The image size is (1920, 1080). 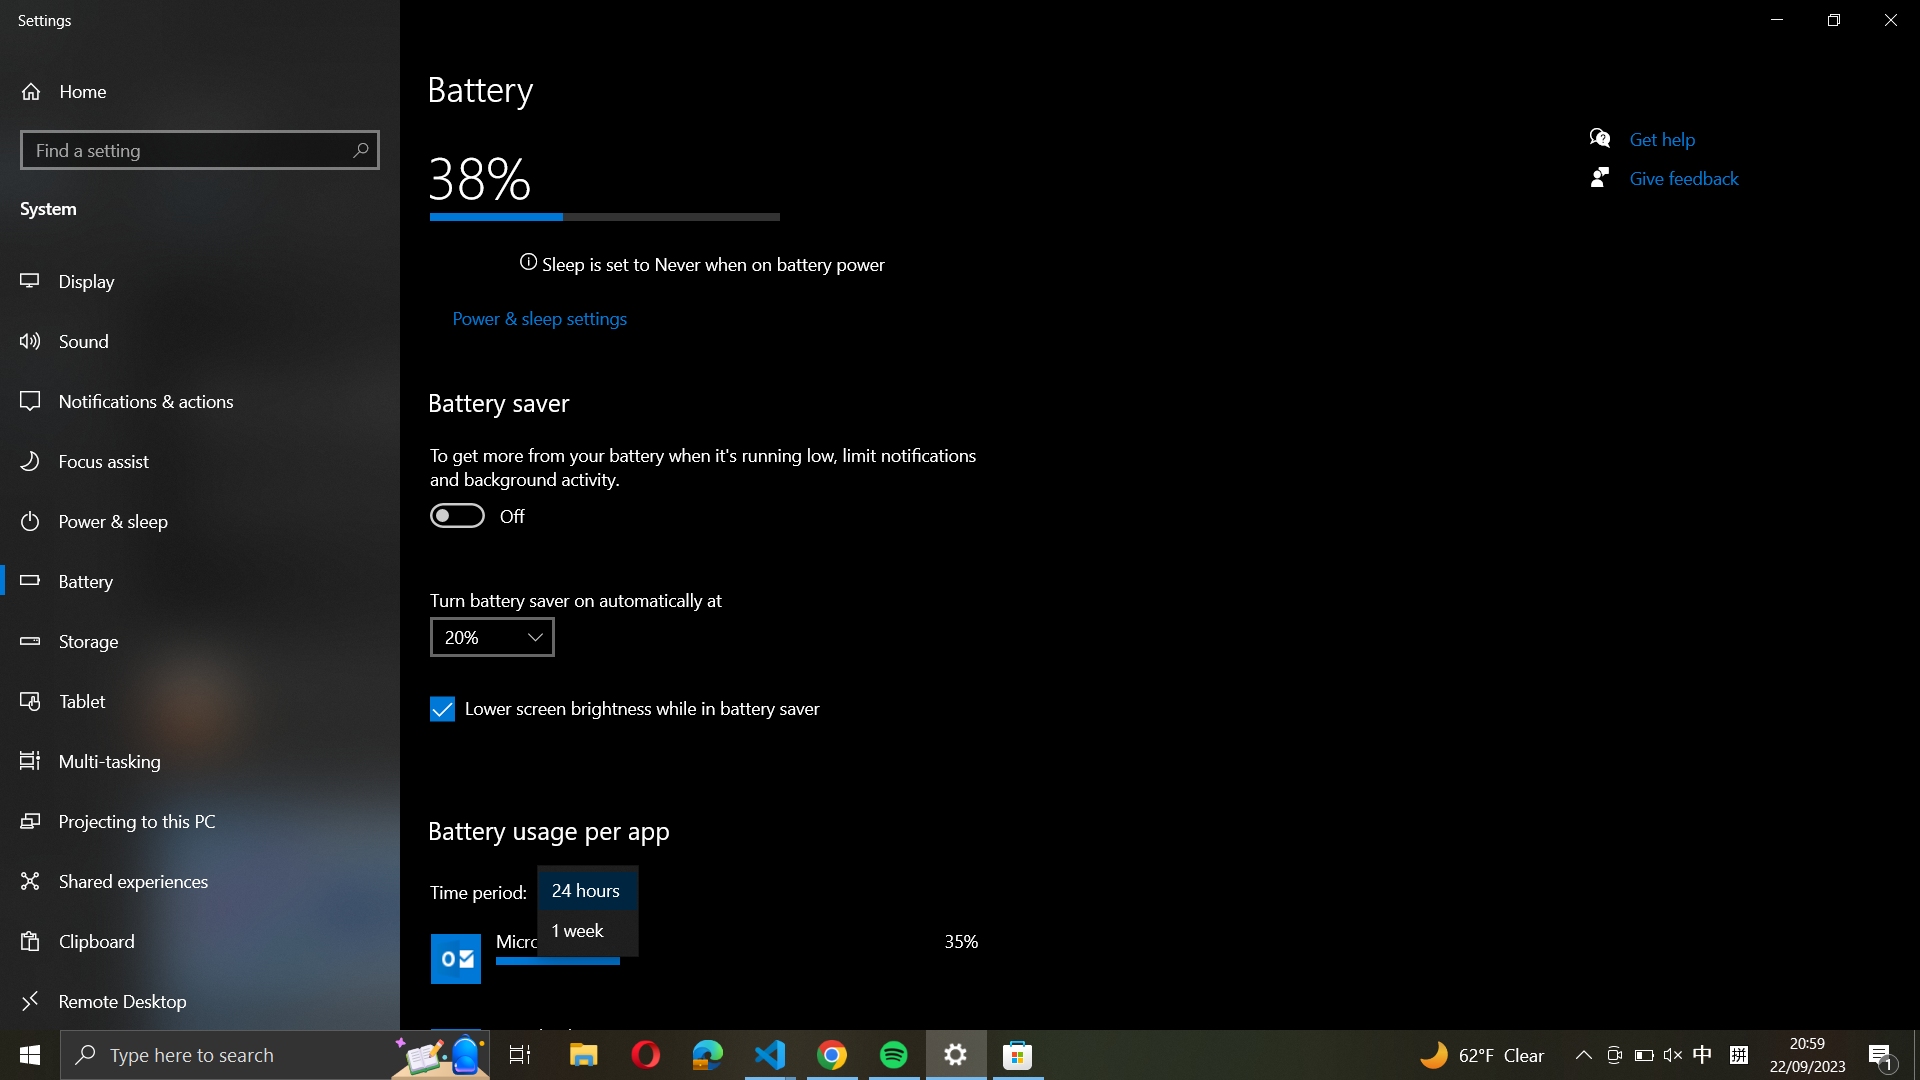 What do you see at coordinates (587, 930) in the screenshot?
I see `the duration for battery usage for each application to "1 week` at bounding box center [587, 930].